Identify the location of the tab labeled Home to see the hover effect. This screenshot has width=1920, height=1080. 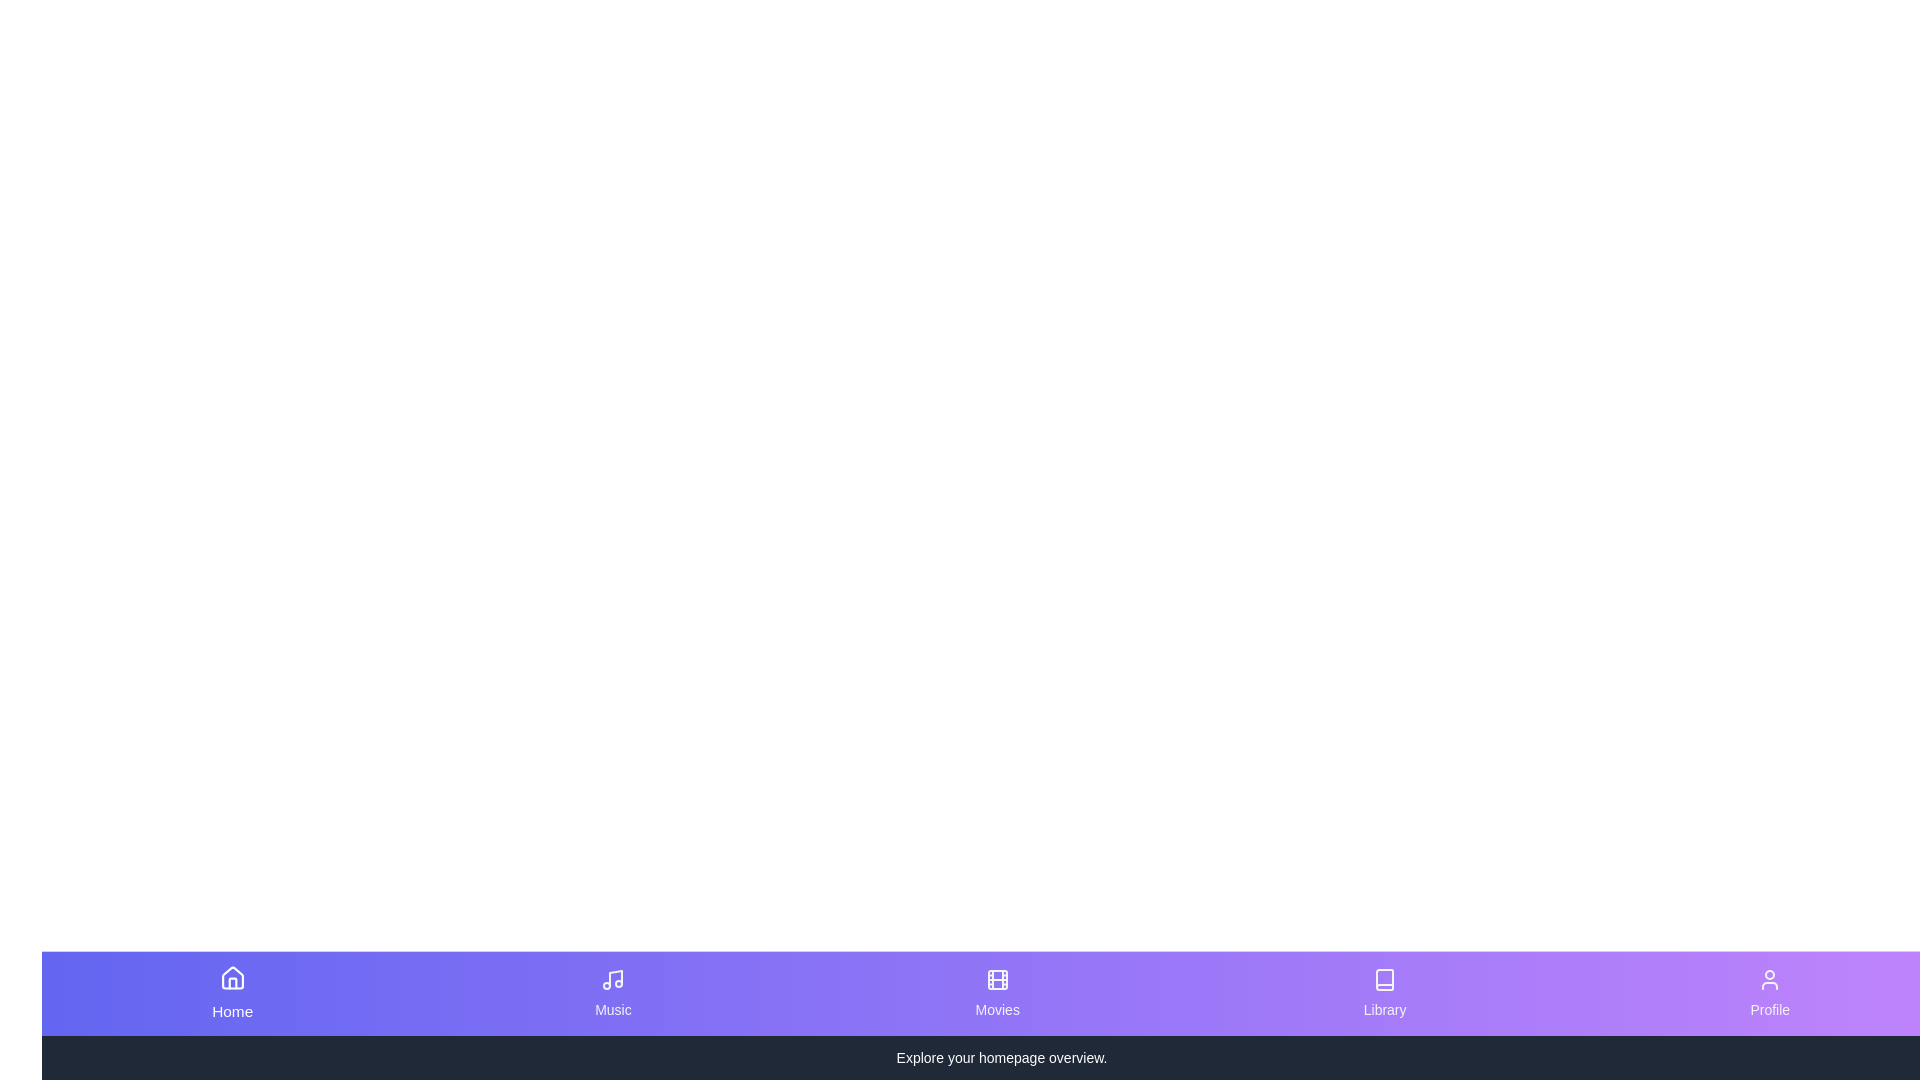
(232, 994).